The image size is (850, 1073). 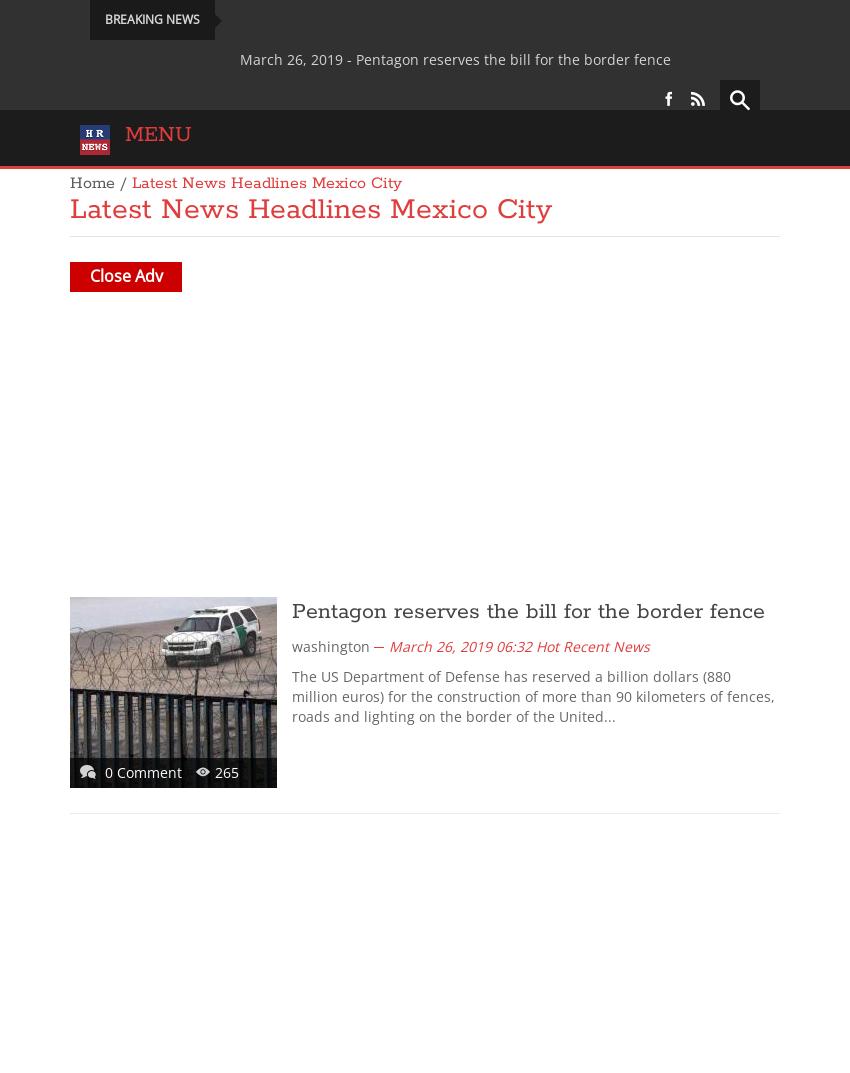 What do you see at coordinates (70, 183) in the screenshot?
I see `'Home'` at bounding box center [70, 183].